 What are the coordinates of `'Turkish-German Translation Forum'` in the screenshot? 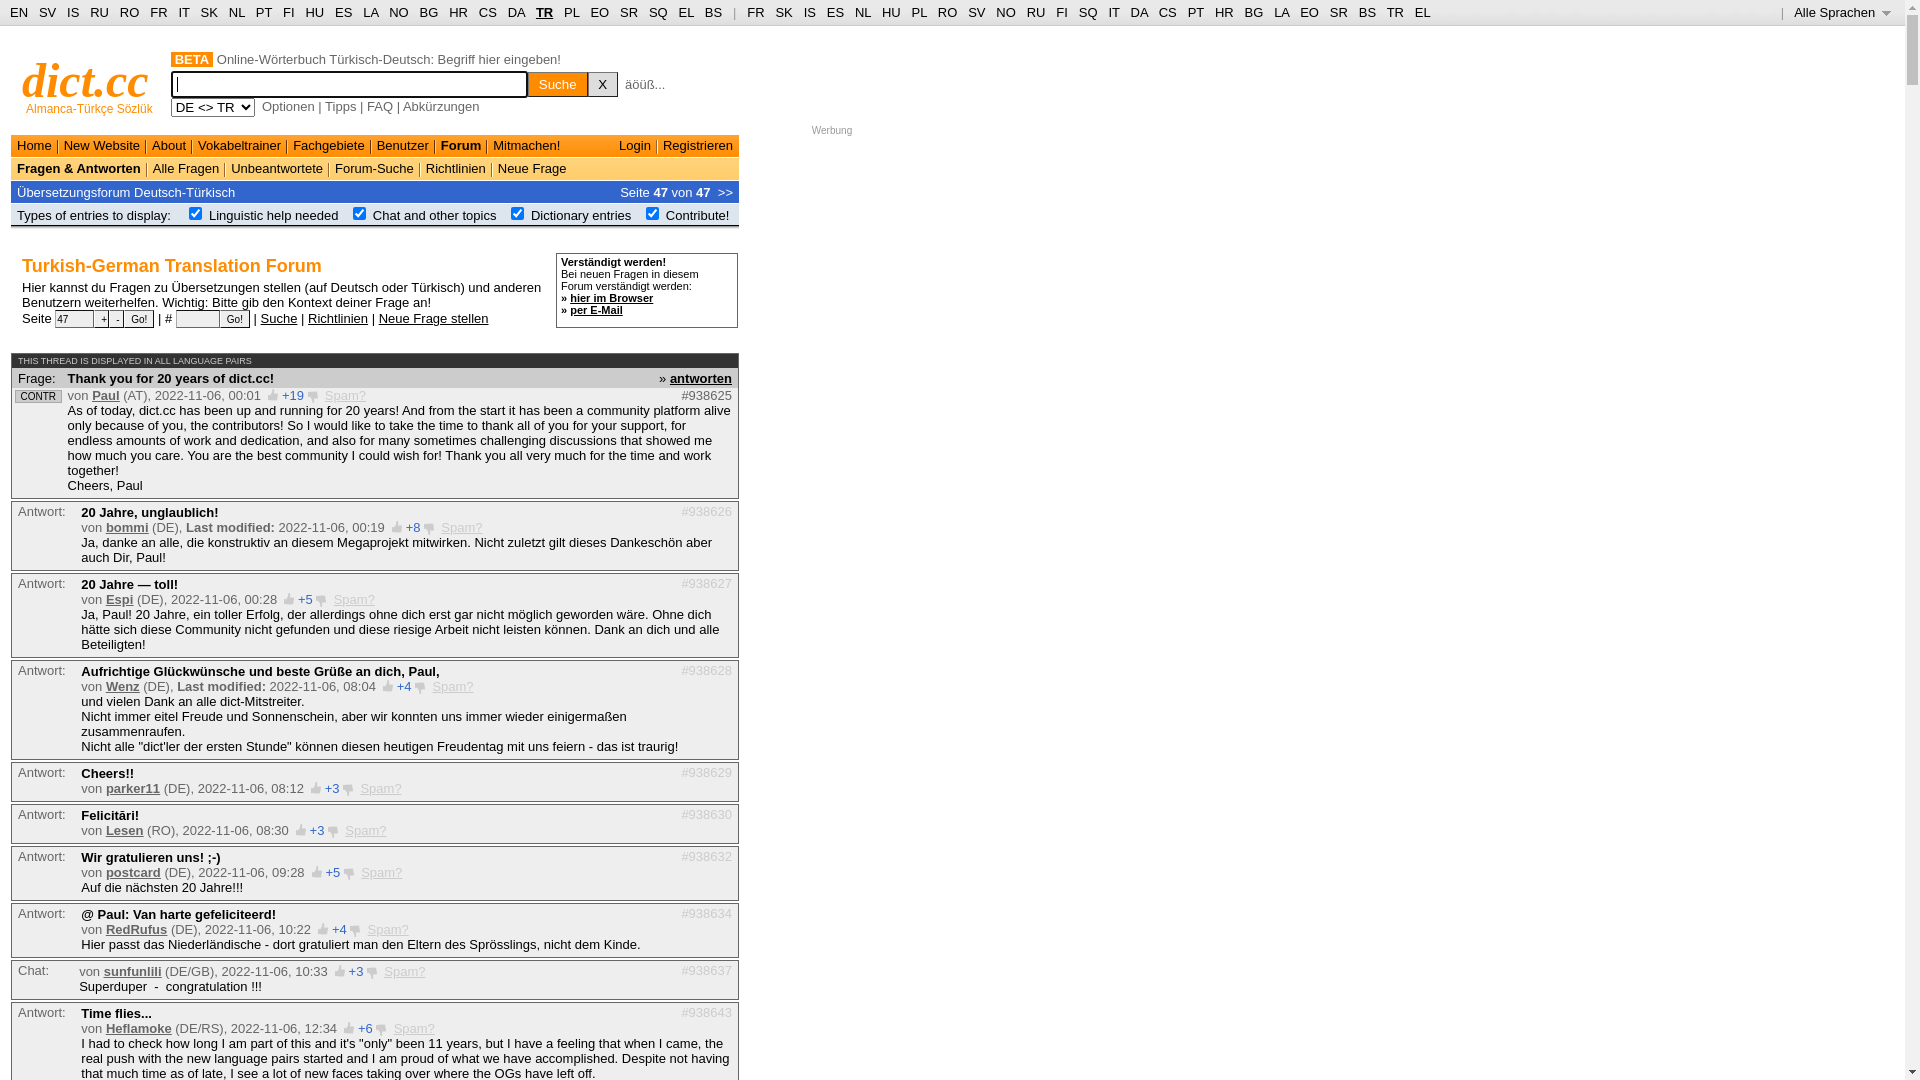 It's located at (22, 265).